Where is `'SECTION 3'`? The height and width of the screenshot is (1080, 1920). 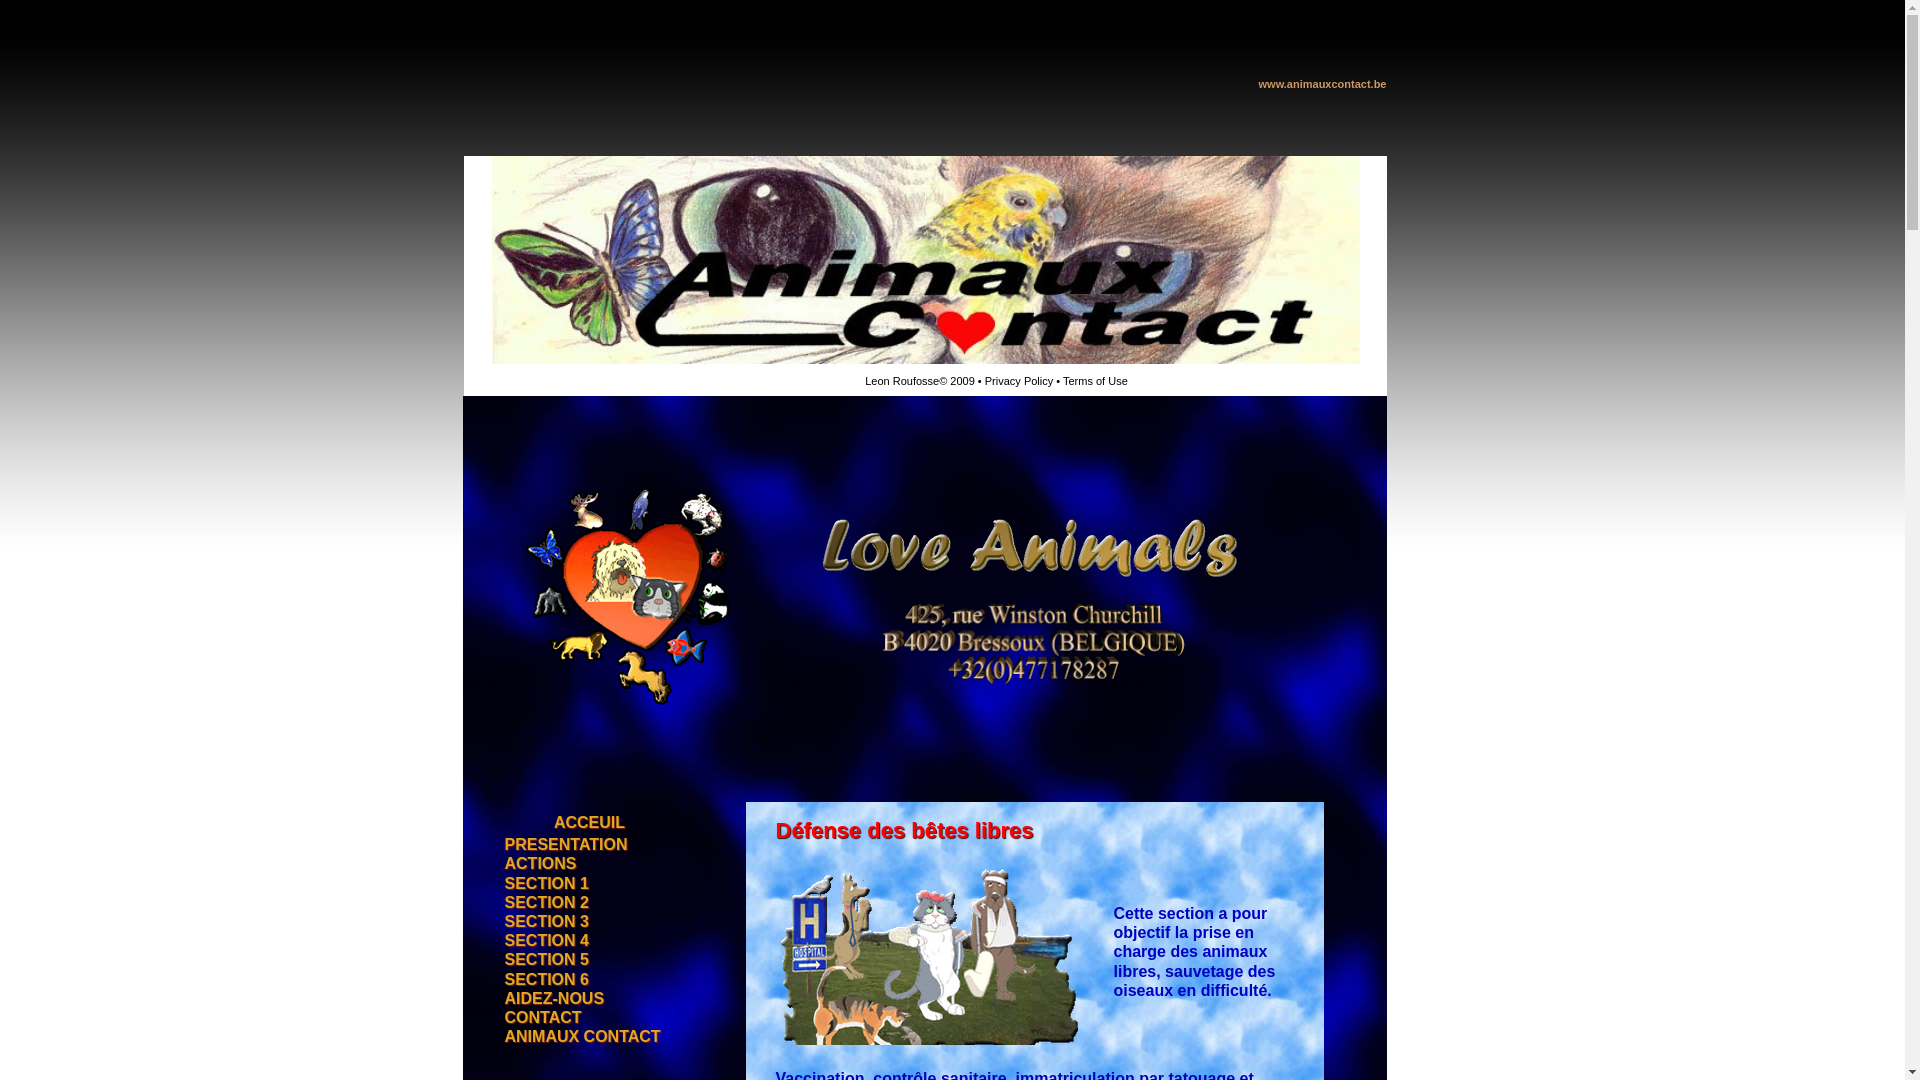 'SECTION 3' is located at coordinates (546, 922).